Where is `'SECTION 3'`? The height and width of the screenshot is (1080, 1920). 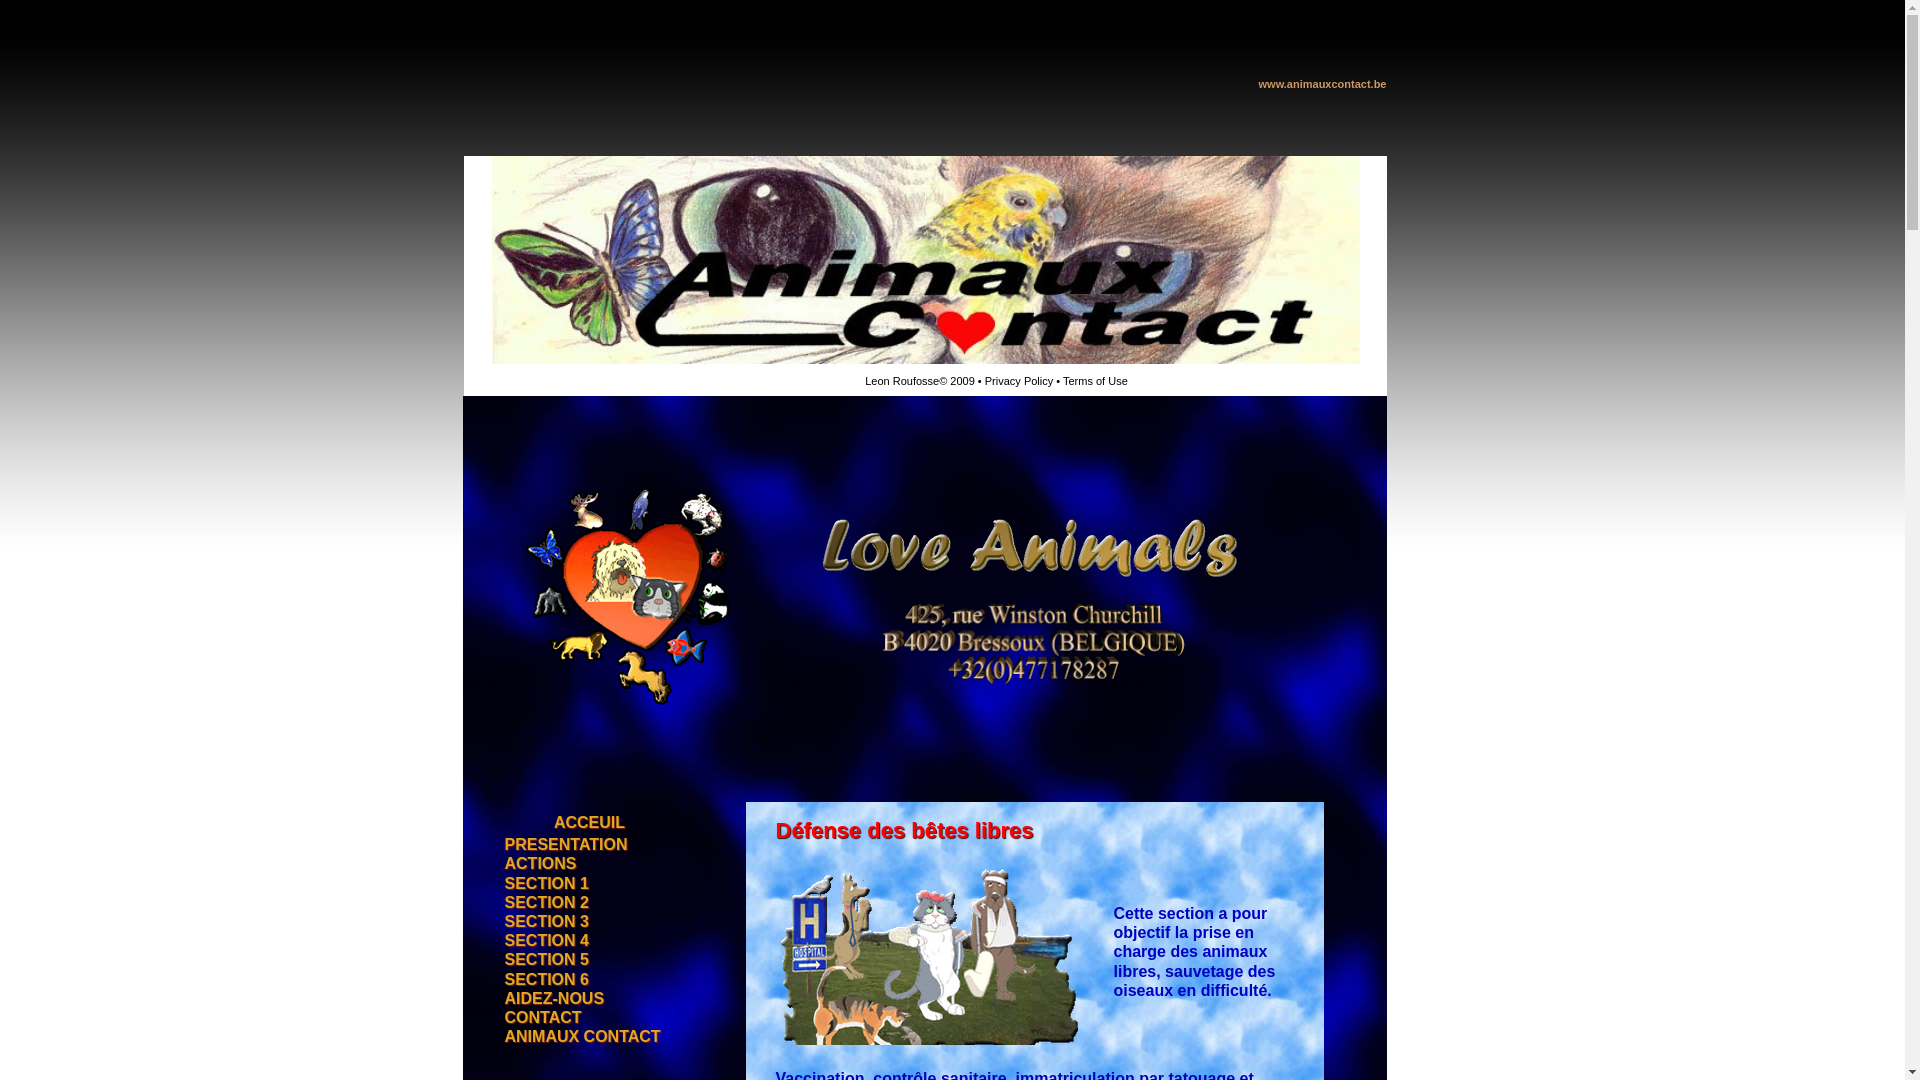 'SECTION 3' is located at coordinates (546, 922).